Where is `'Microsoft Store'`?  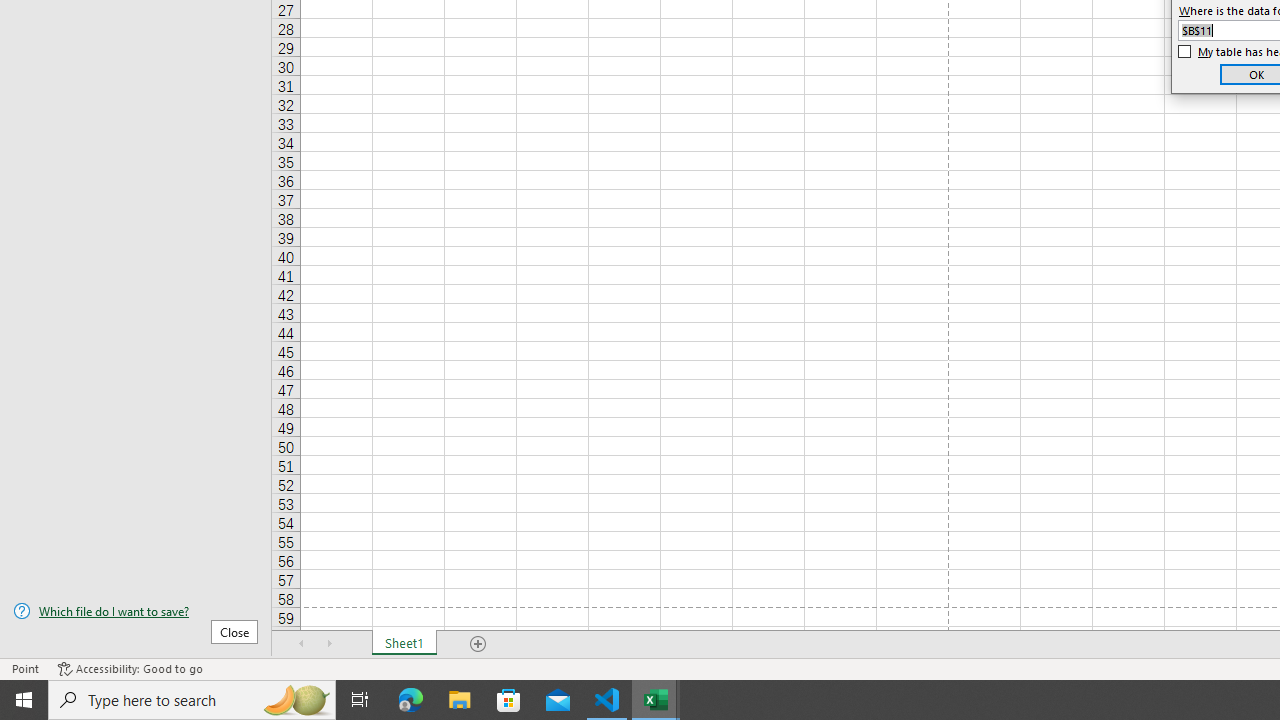 'Microsoft Store' is located at coordinates (509, 698).